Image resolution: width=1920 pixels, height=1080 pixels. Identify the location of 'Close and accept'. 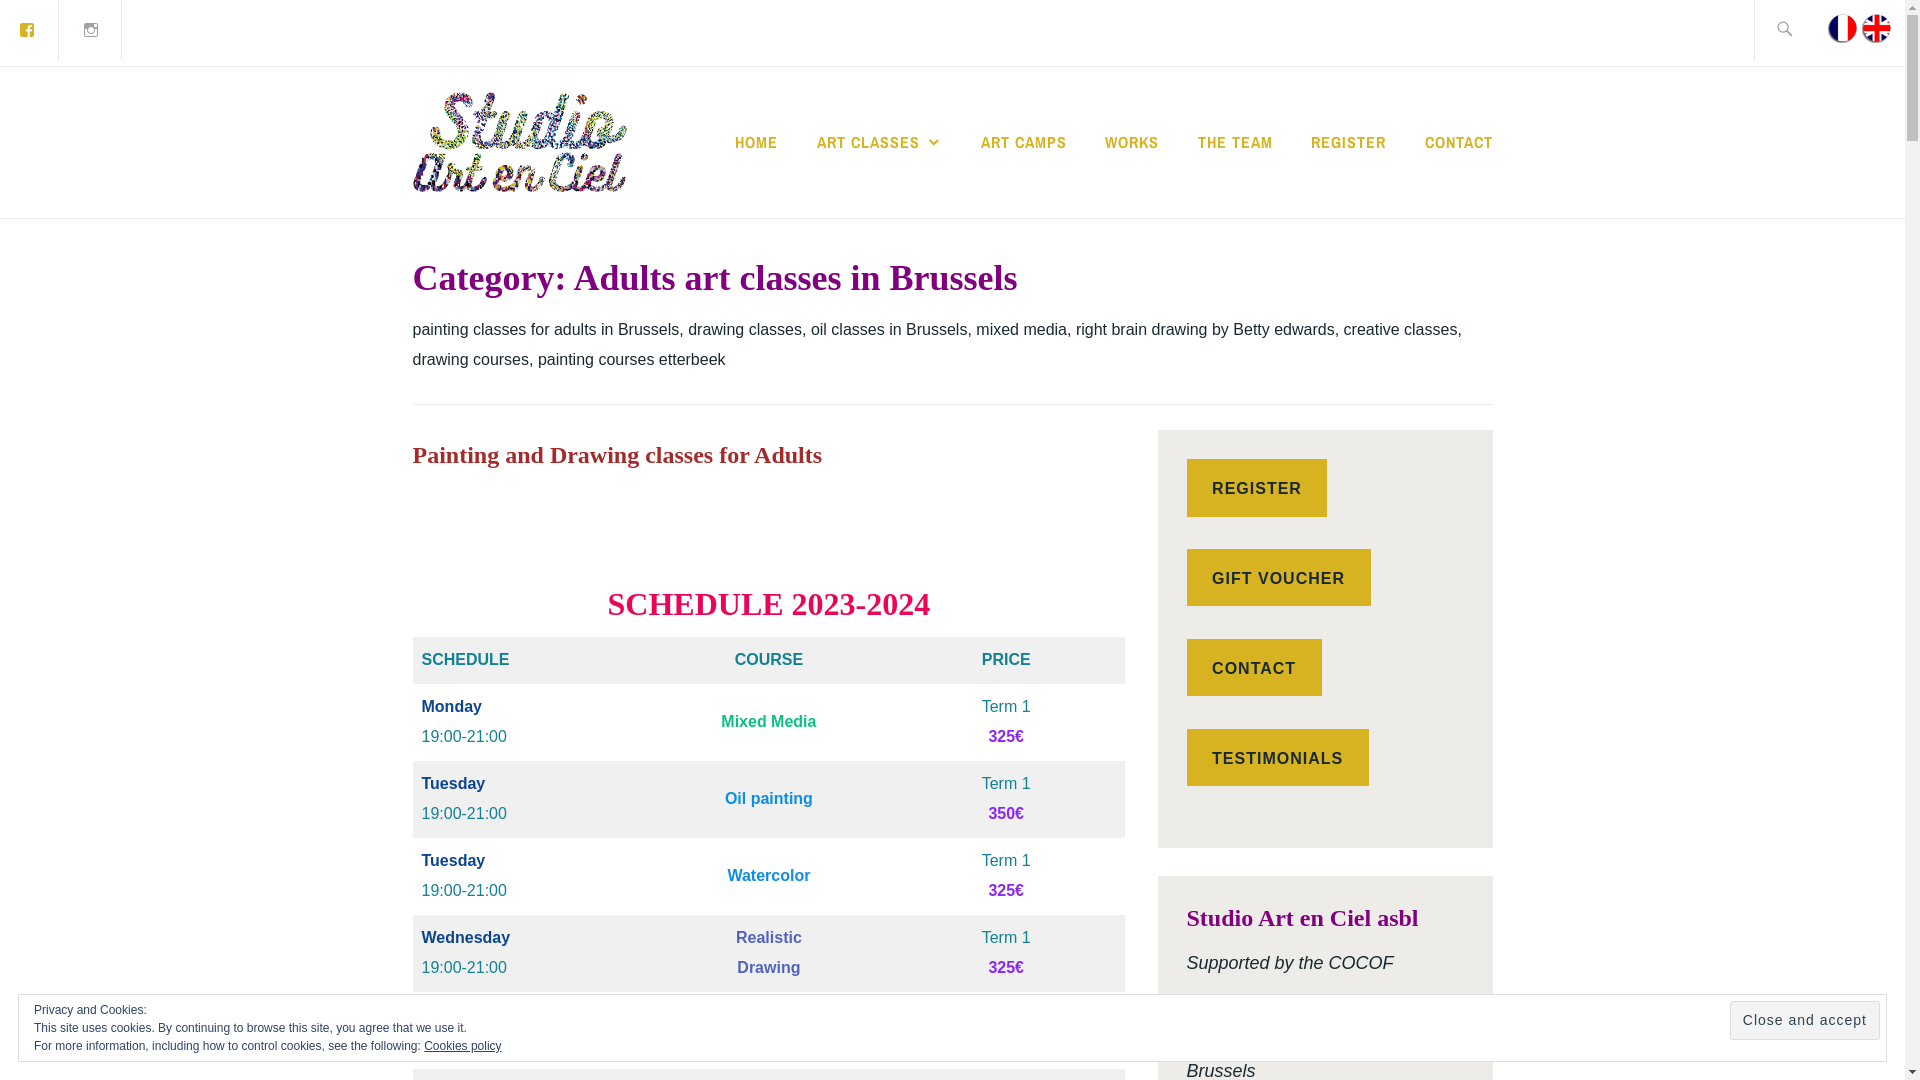
(1804, 1020).